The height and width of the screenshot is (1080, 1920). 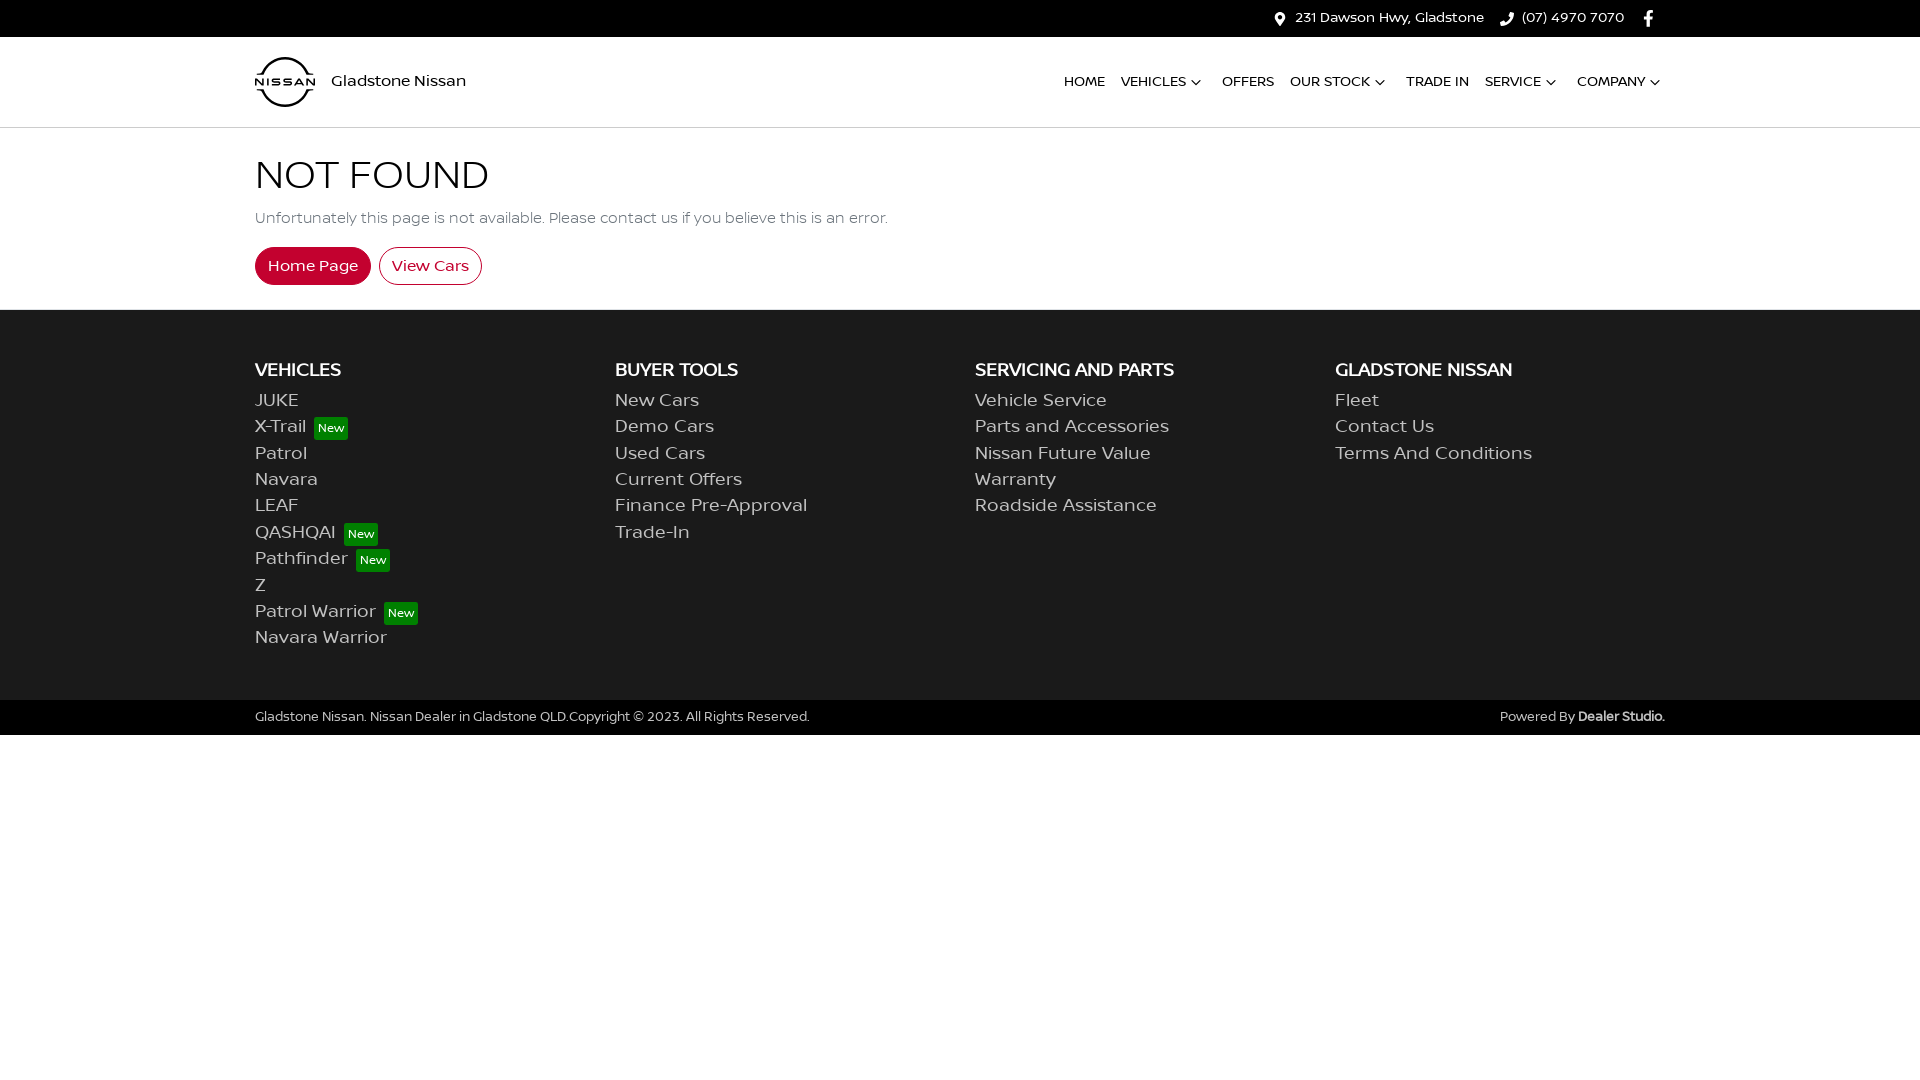 I want to click on 'Gladstone Nissan', so click(x=360, y=80).